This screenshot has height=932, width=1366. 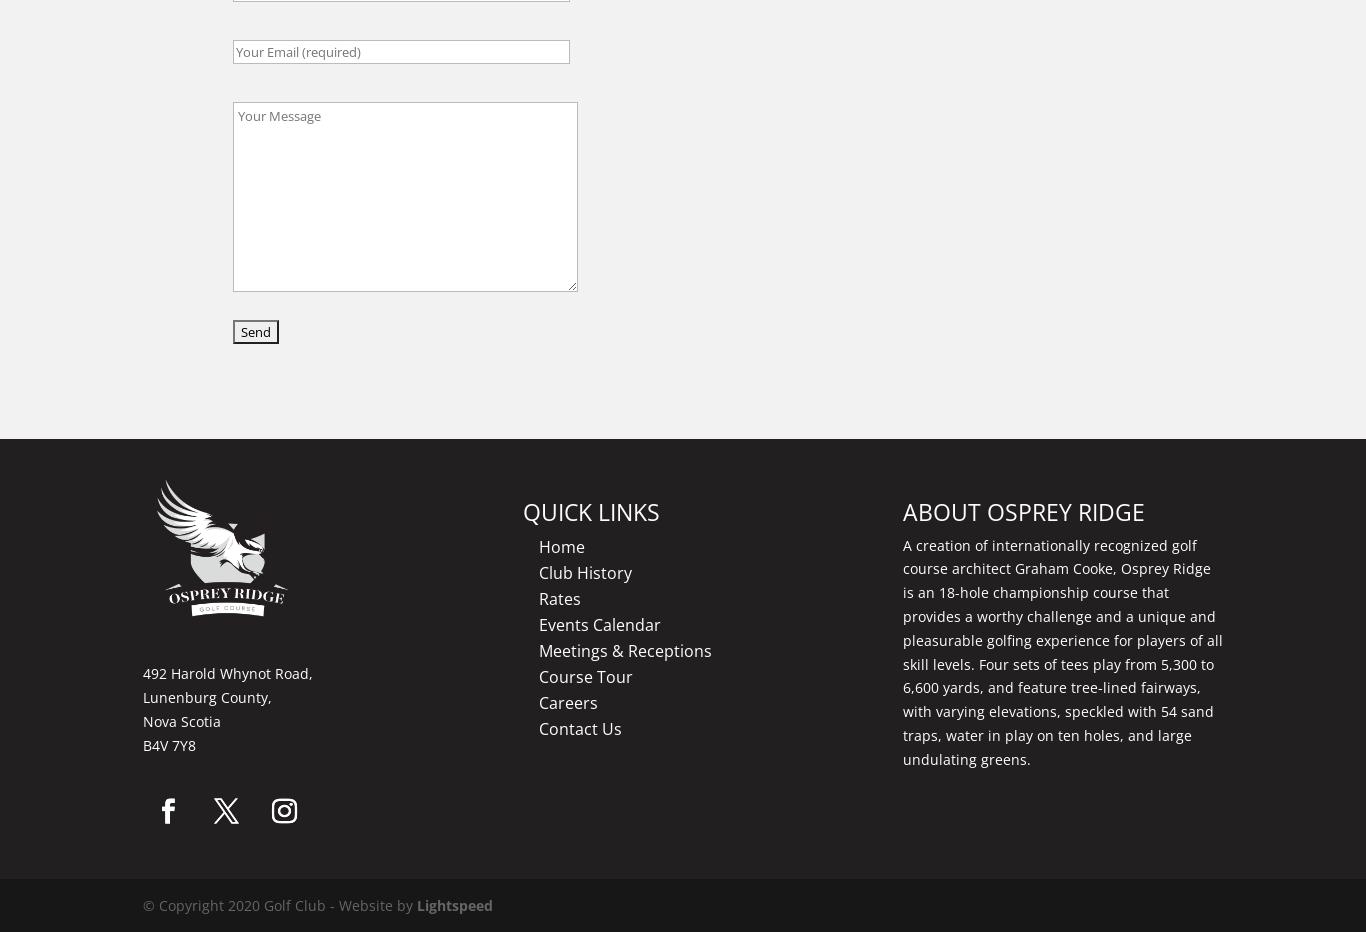 What do you see at coordinates (538, 596) in the screenshot?
I see `'Rates'` at bounding box center [538, 596].